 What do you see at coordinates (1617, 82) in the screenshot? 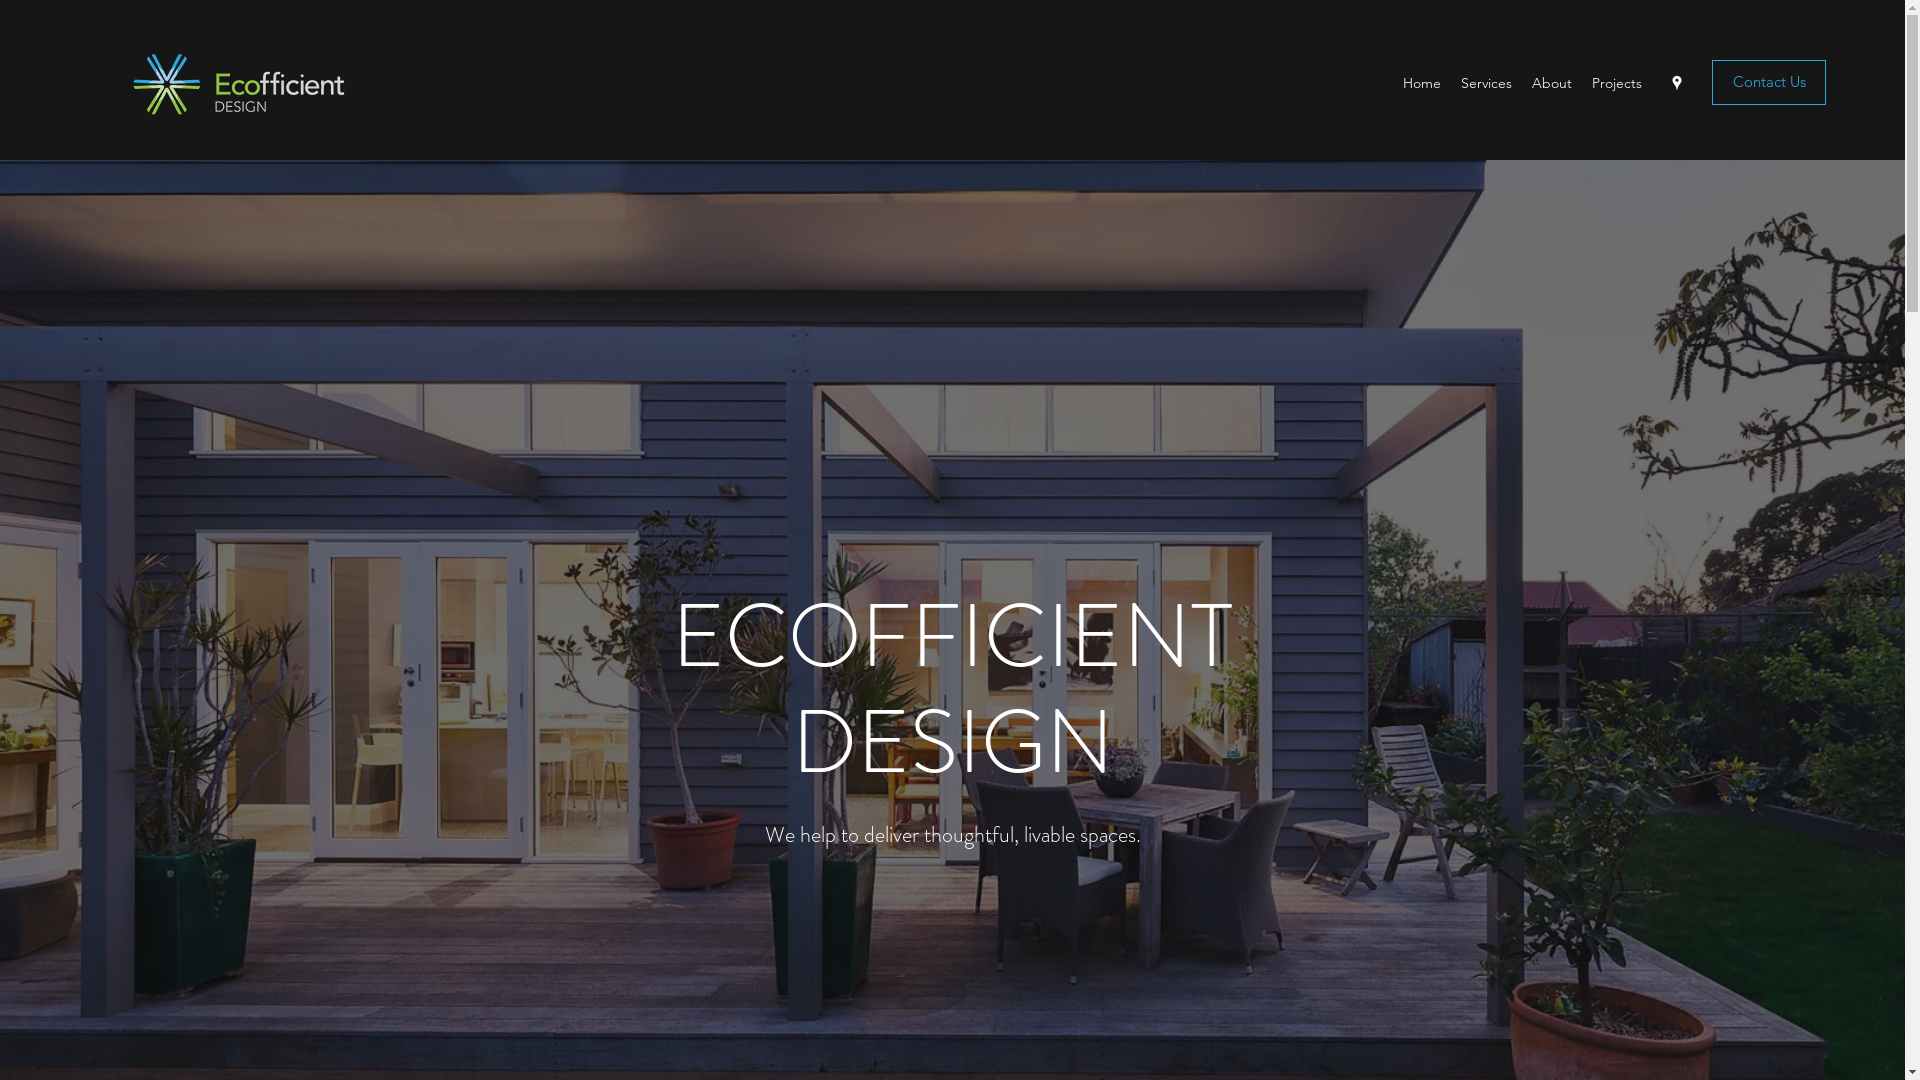
I see `'Projects'` at bounding box center [1617, 82].